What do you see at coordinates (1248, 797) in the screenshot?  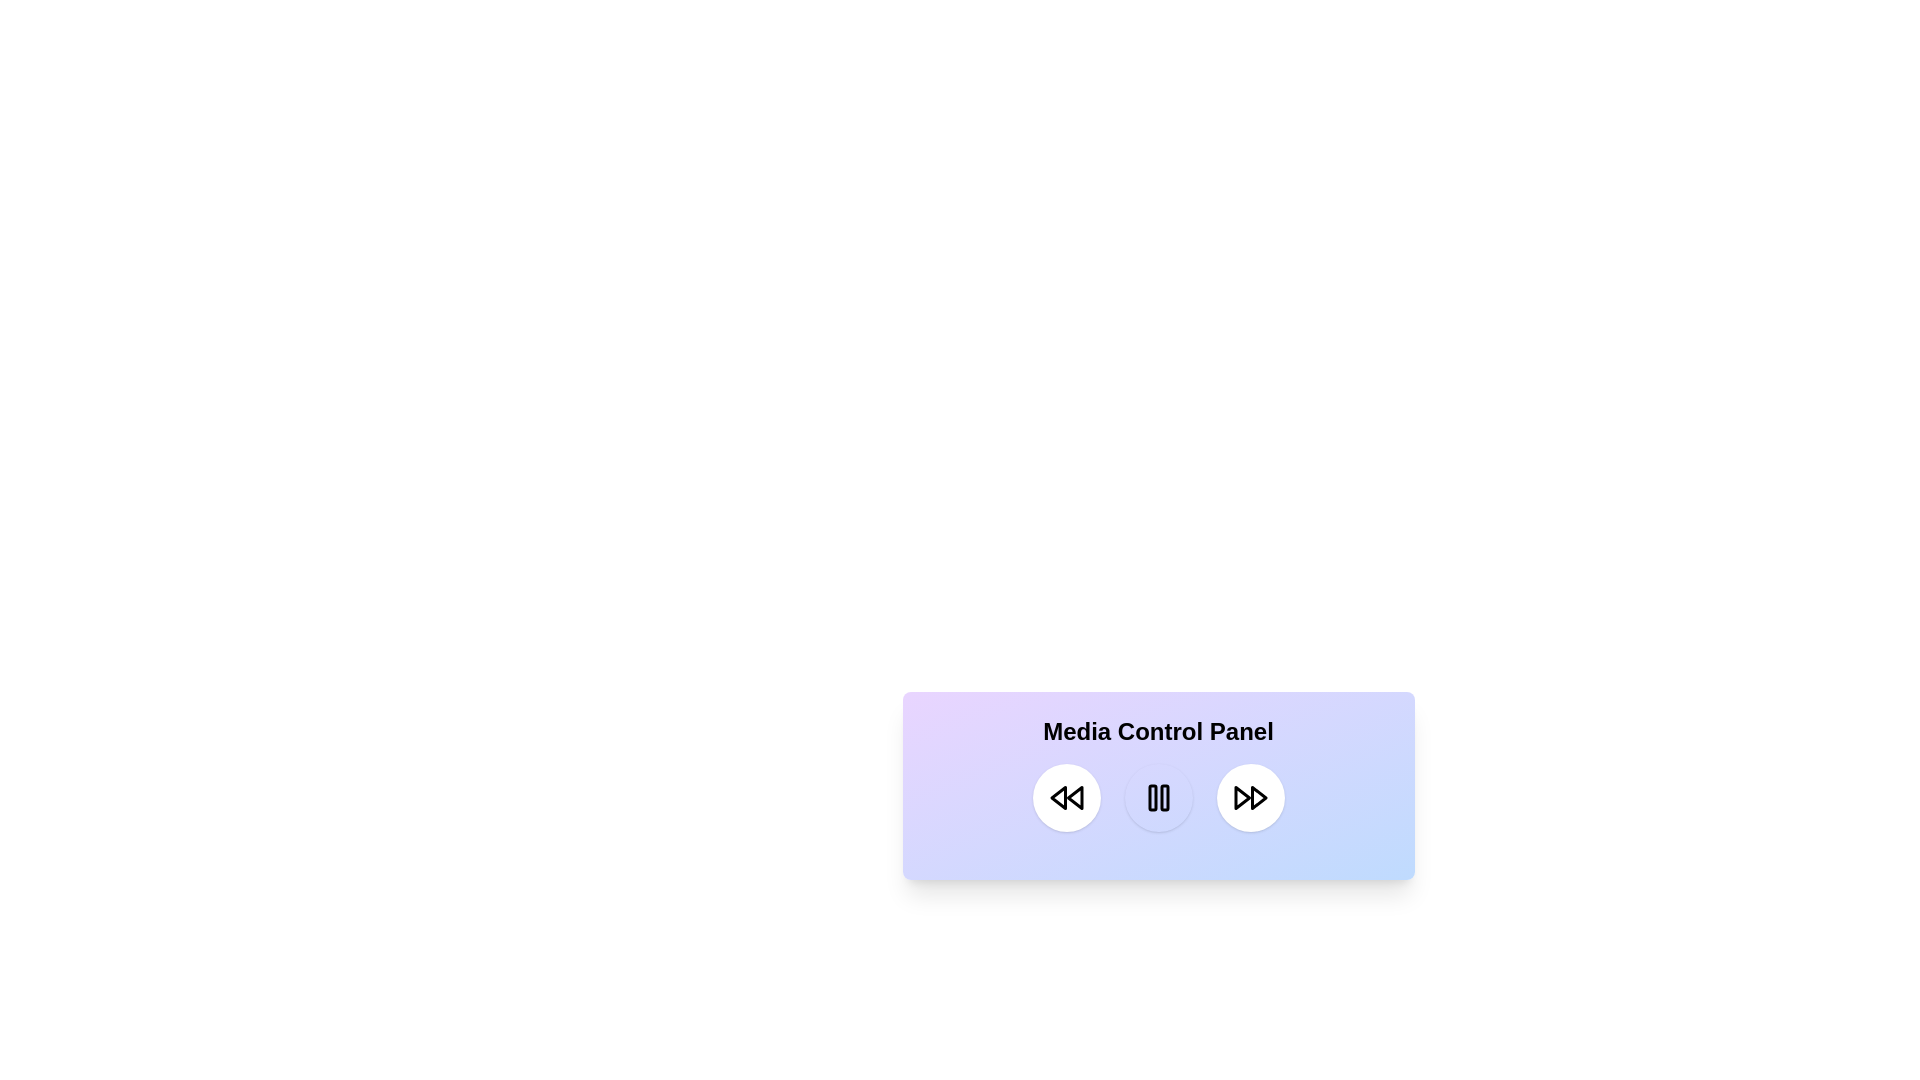 I see `the fast-forward icon, which is the rightmost button in a group of three buttons at the bottom right of the interface` at bounding box center [1248, 797].